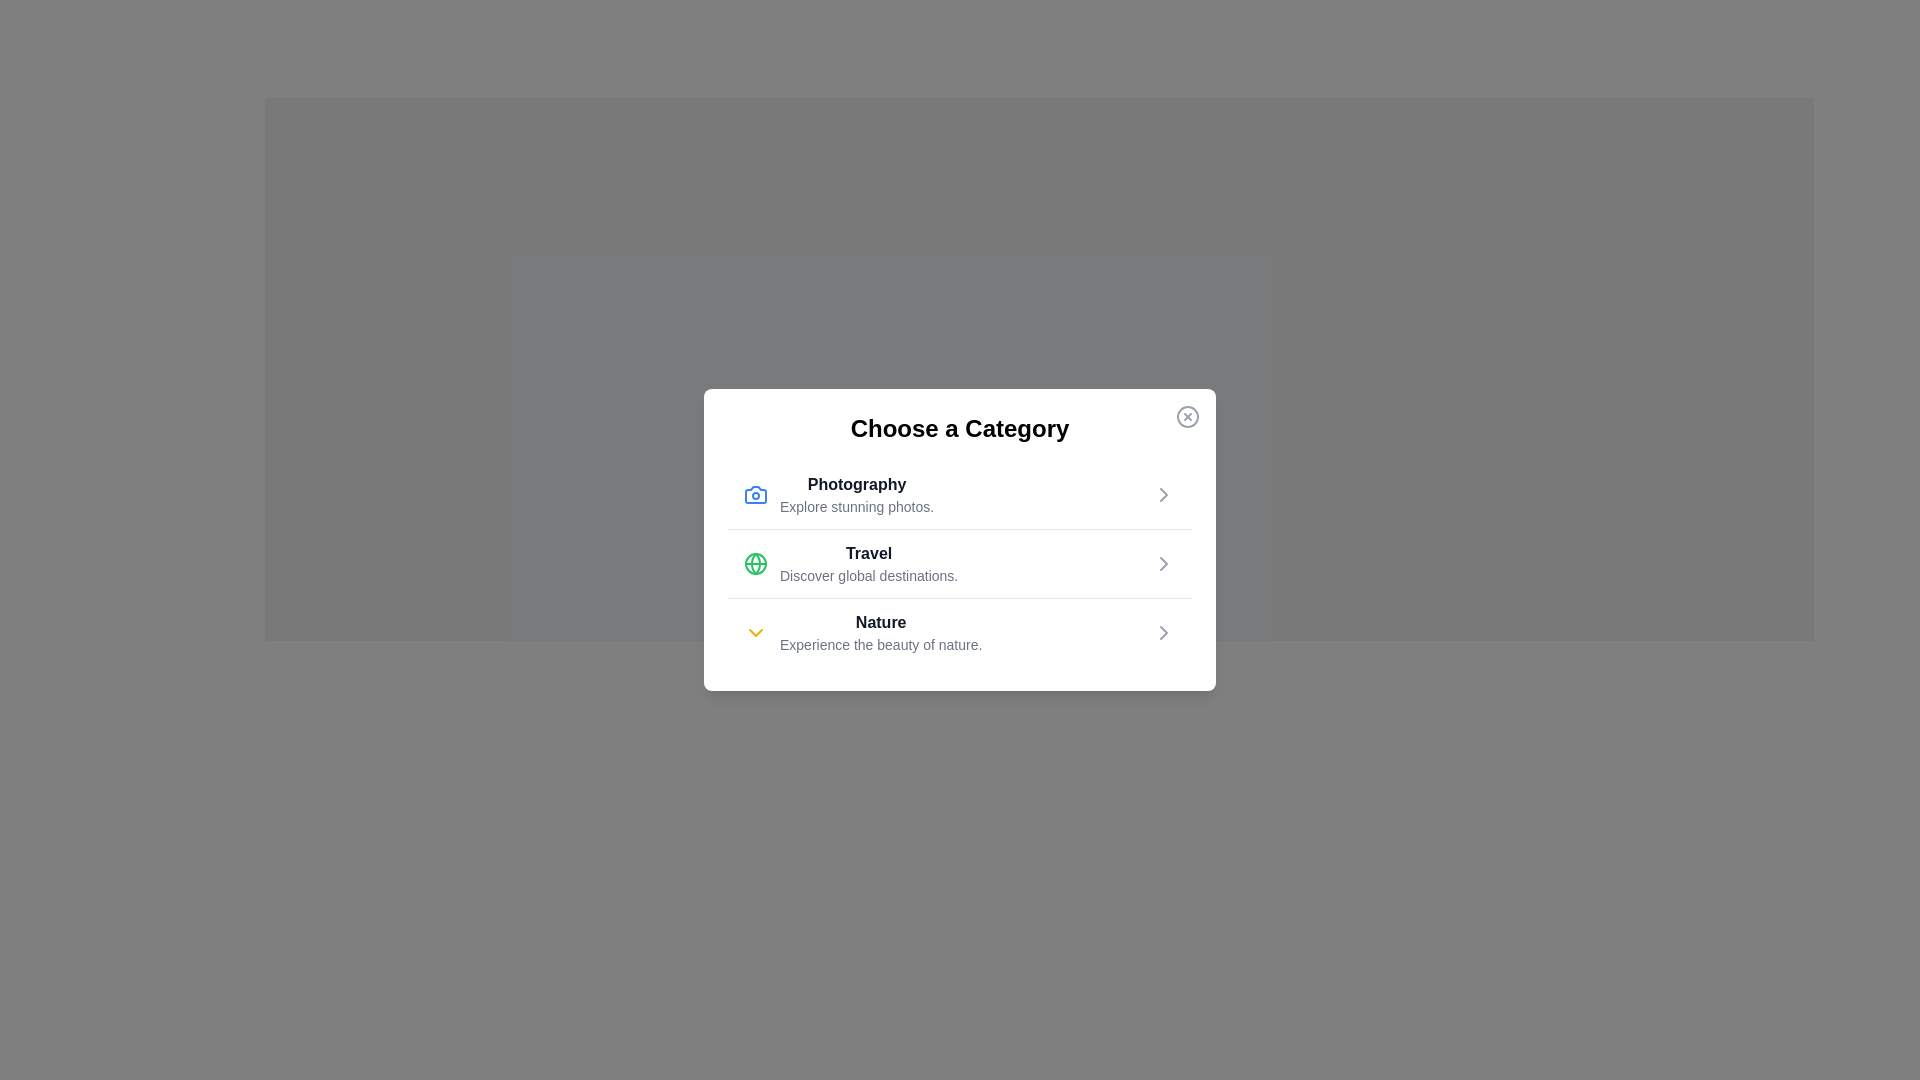  What do you see at coordinates (880, 632) in the screenshot?
I see `the text-based selectable list item titled 'Nature'` at bounding box center [880, 632].